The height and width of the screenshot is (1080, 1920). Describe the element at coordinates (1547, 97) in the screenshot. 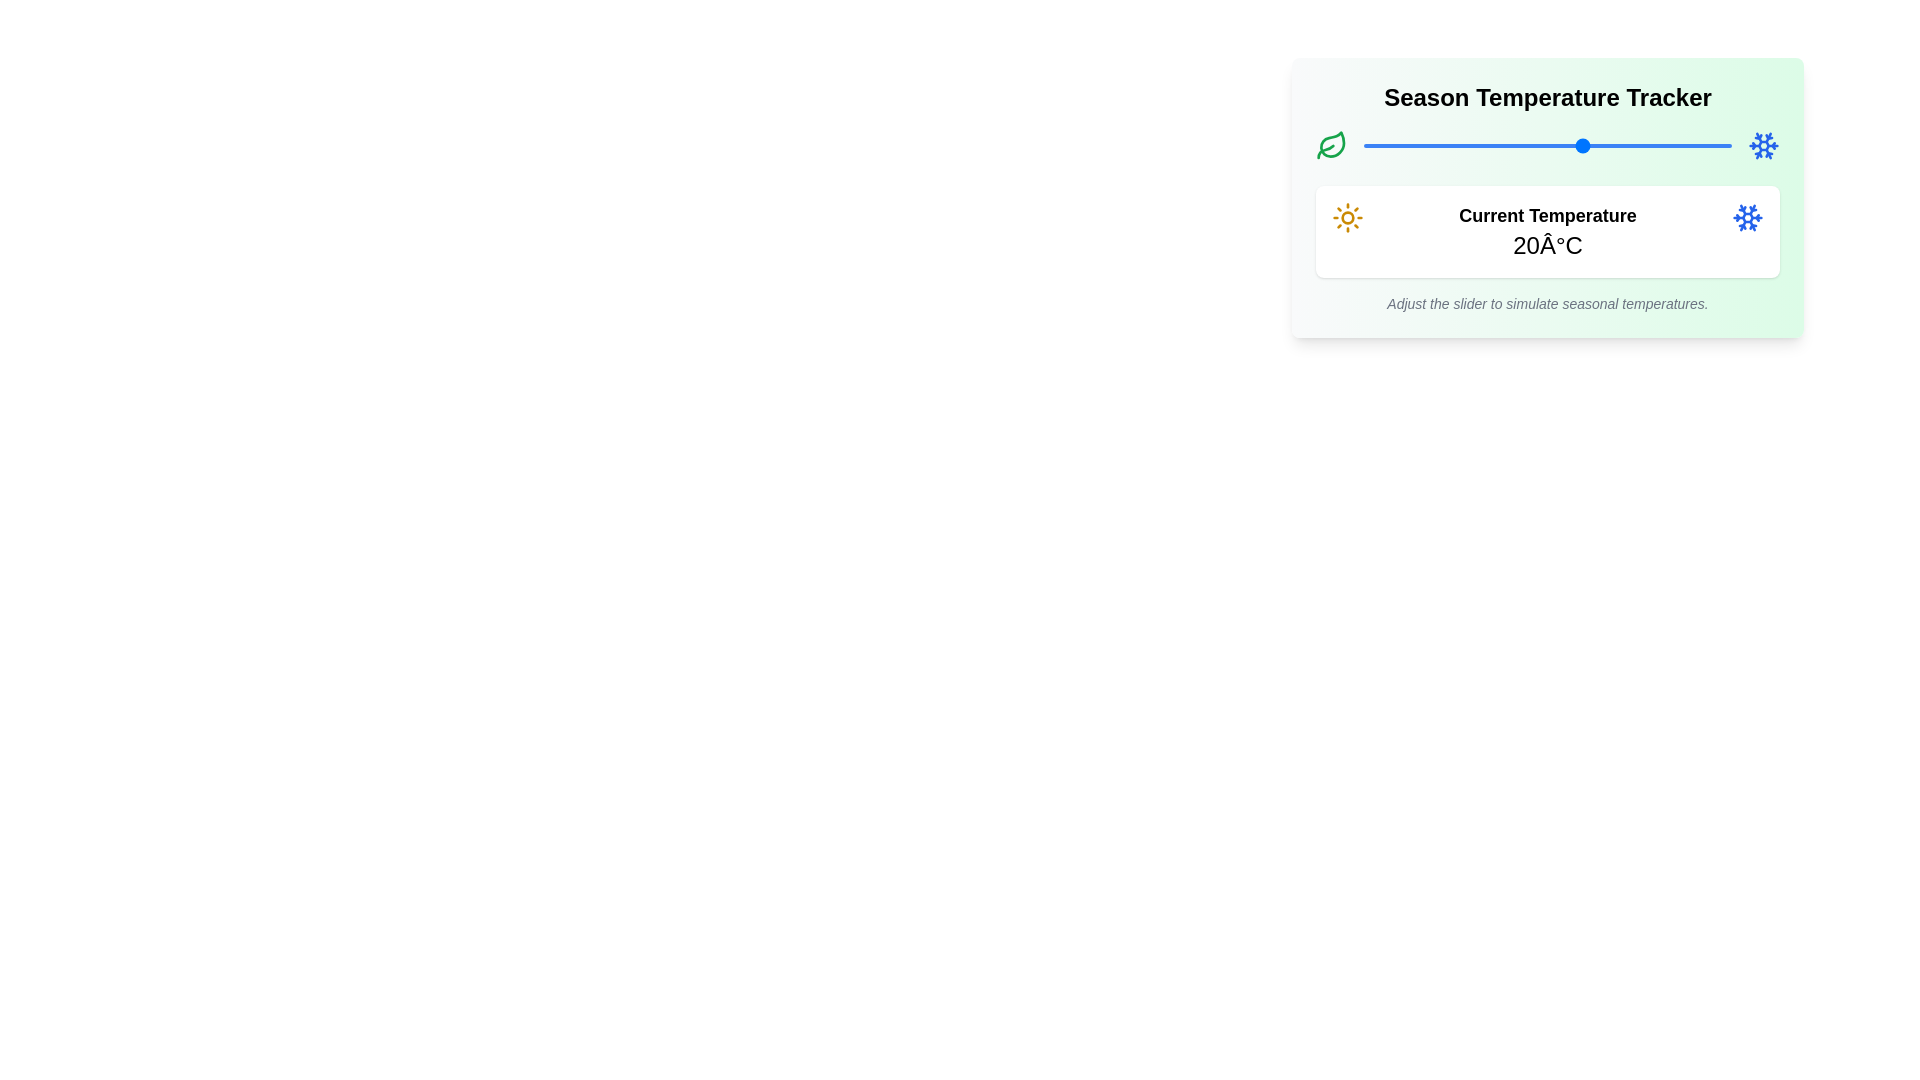

I see `the title 'Season Temperature Tracker'` at that location.